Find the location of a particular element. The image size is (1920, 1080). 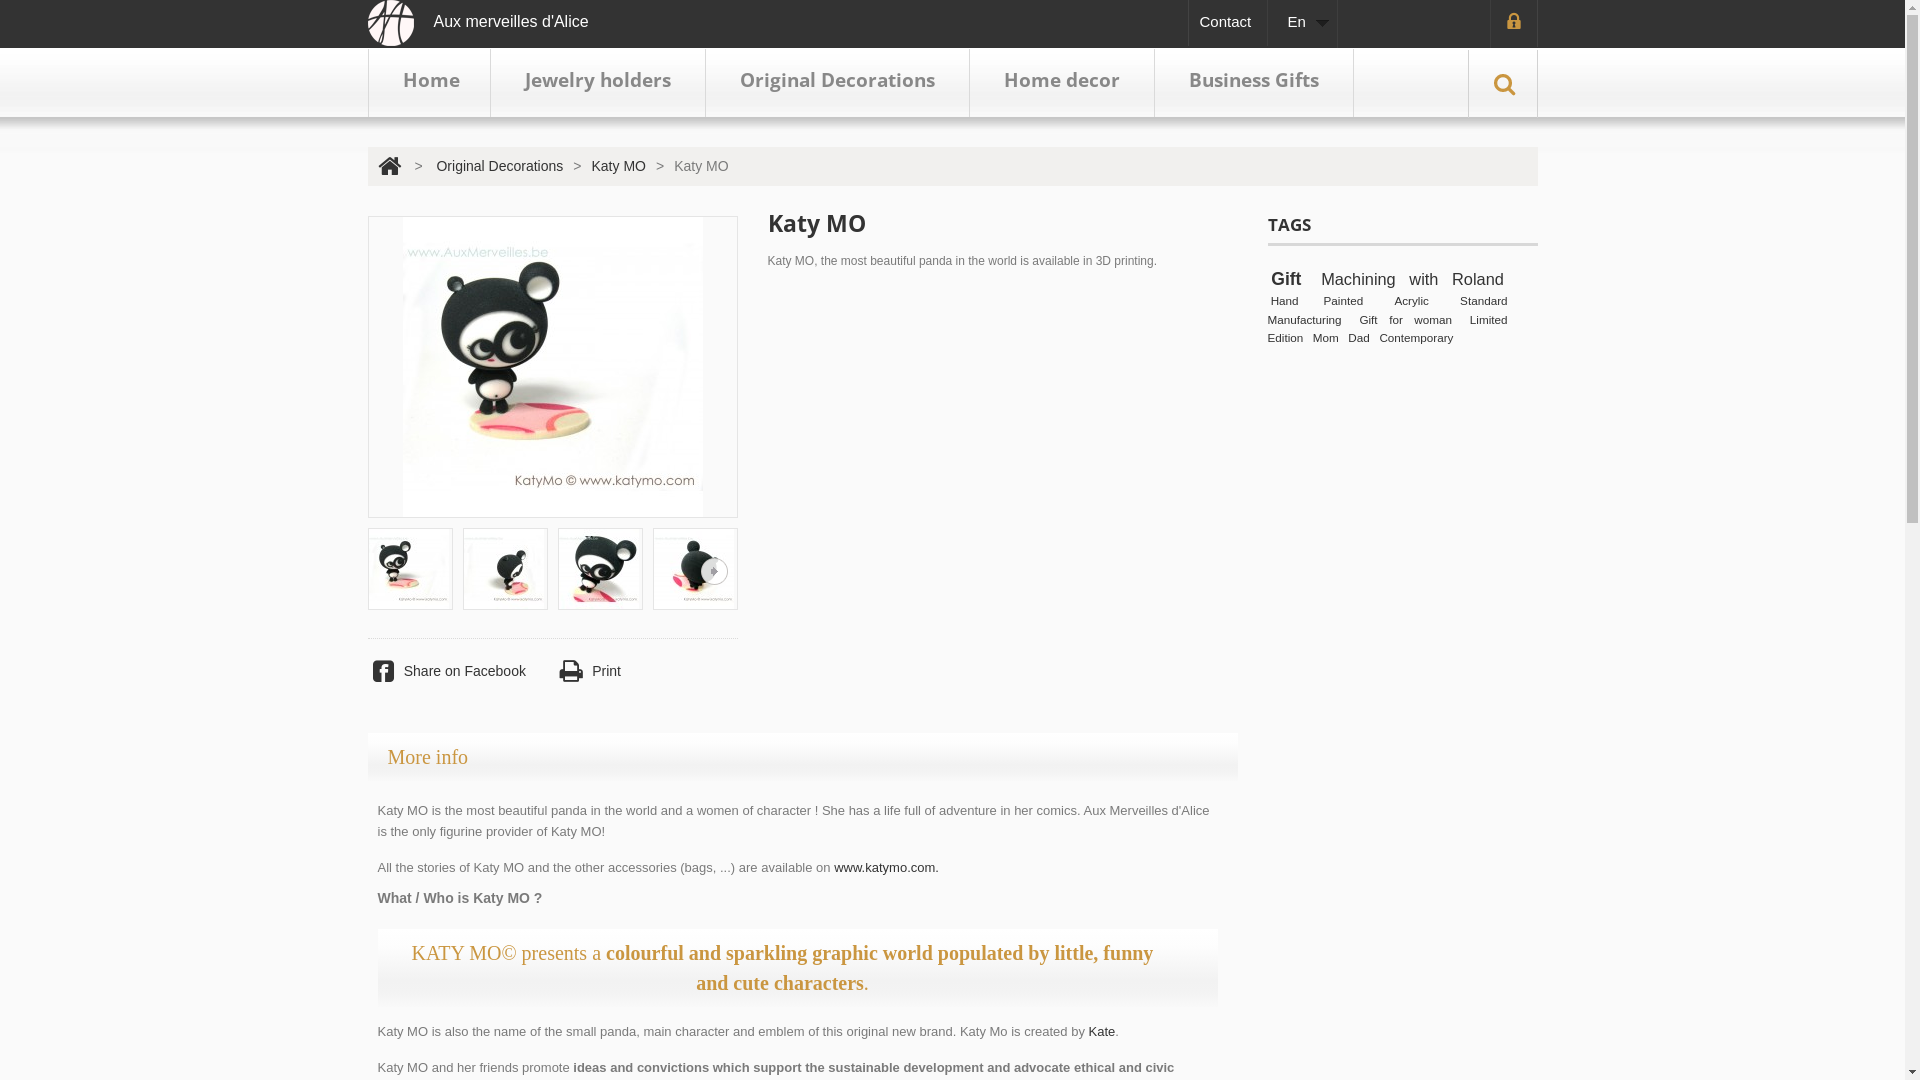

'Home' is located at coordinates (427, 82).